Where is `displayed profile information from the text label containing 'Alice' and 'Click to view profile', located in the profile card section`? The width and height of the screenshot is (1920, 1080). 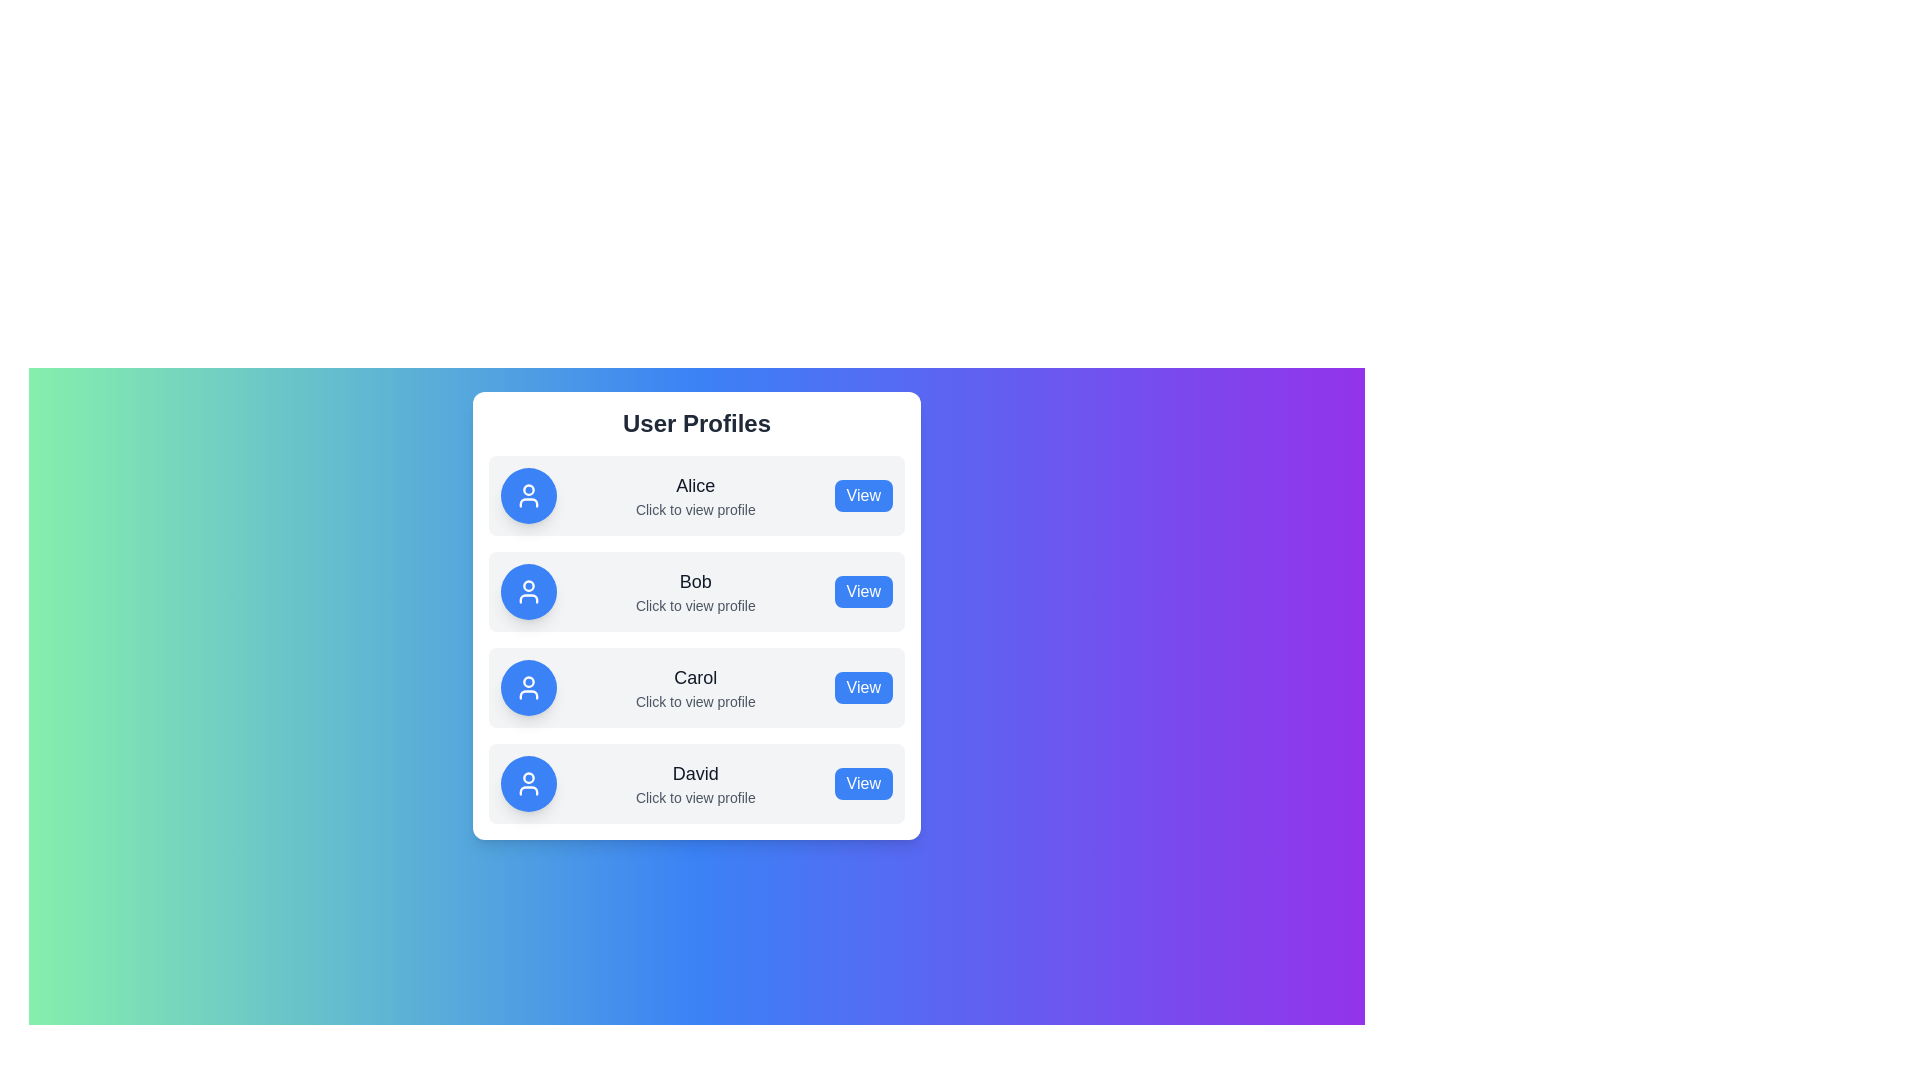 displayed profile information from the text label containing 'Alice' and 'Click to view profile', located in the profile card section is located at coordinates (695, 495).